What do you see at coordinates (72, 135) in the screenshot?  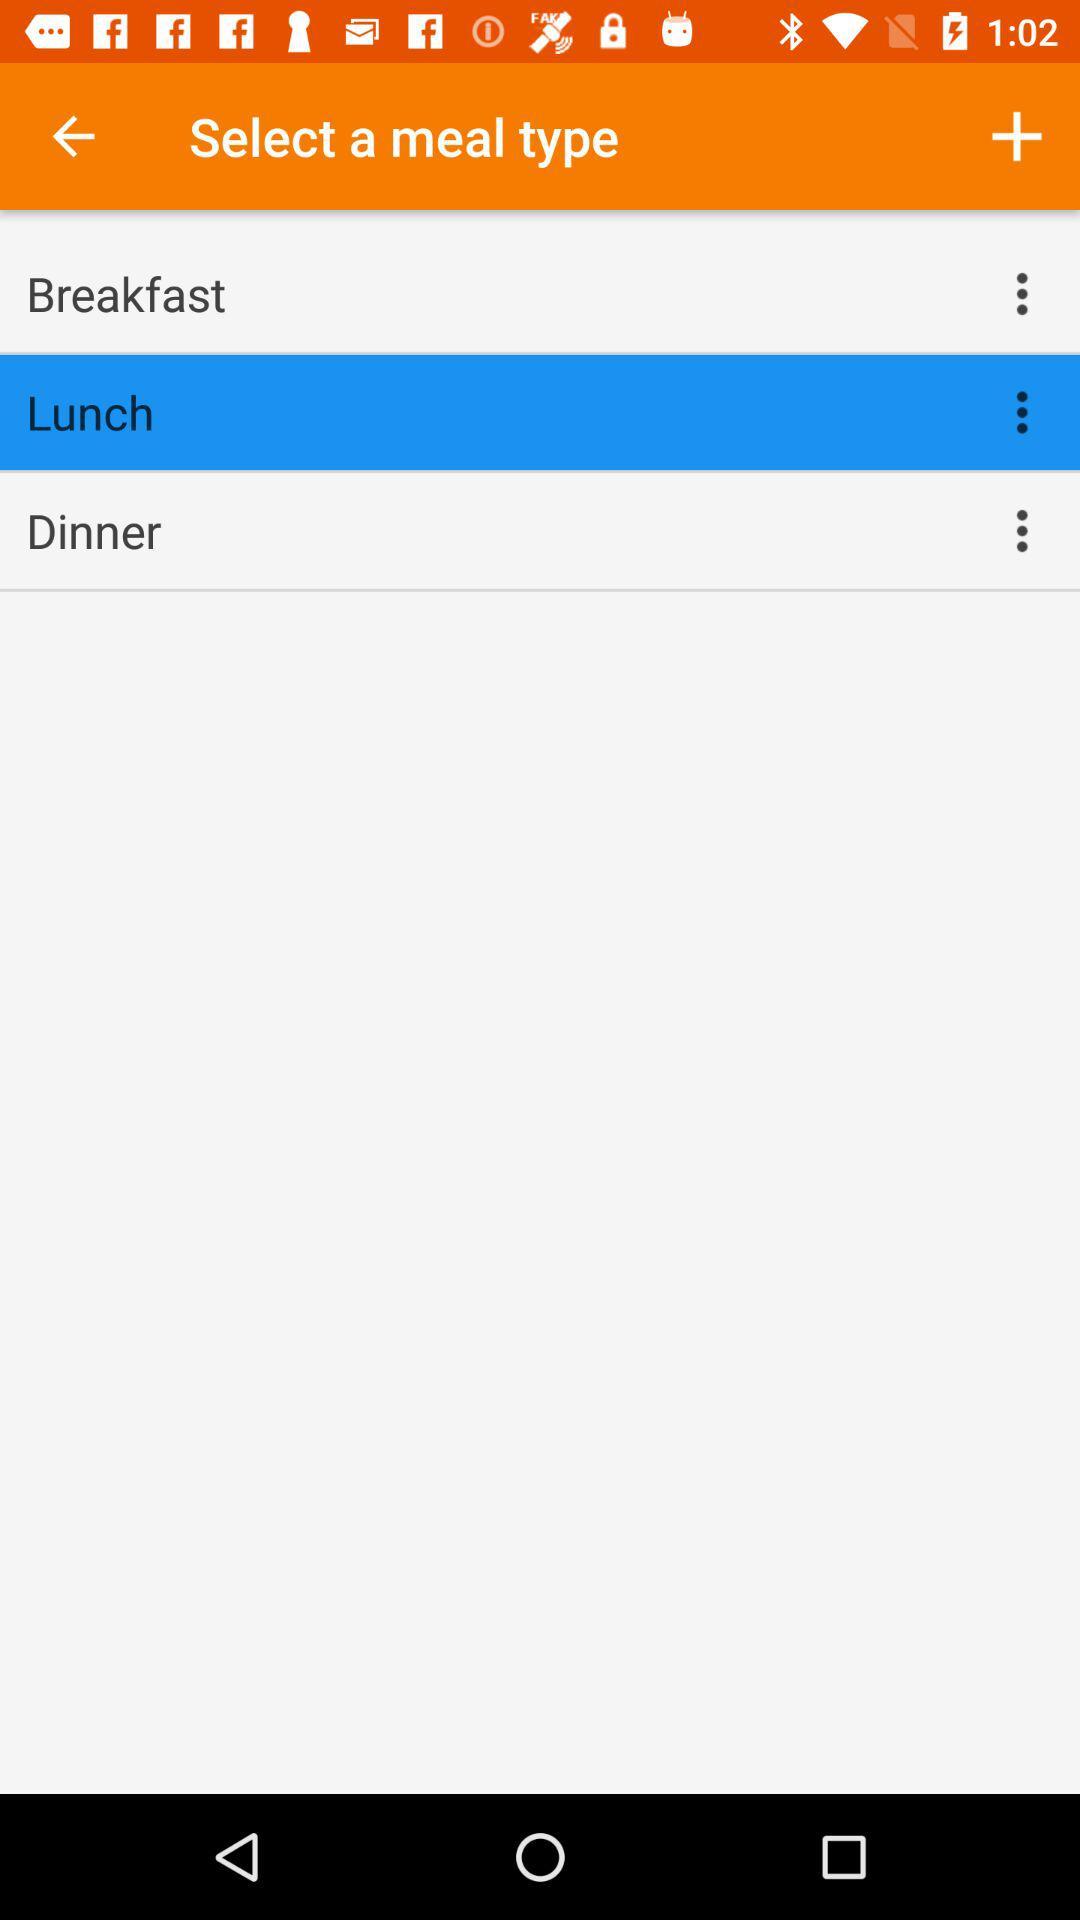 I see `item above breakfast` at bounding box center [72, 135].